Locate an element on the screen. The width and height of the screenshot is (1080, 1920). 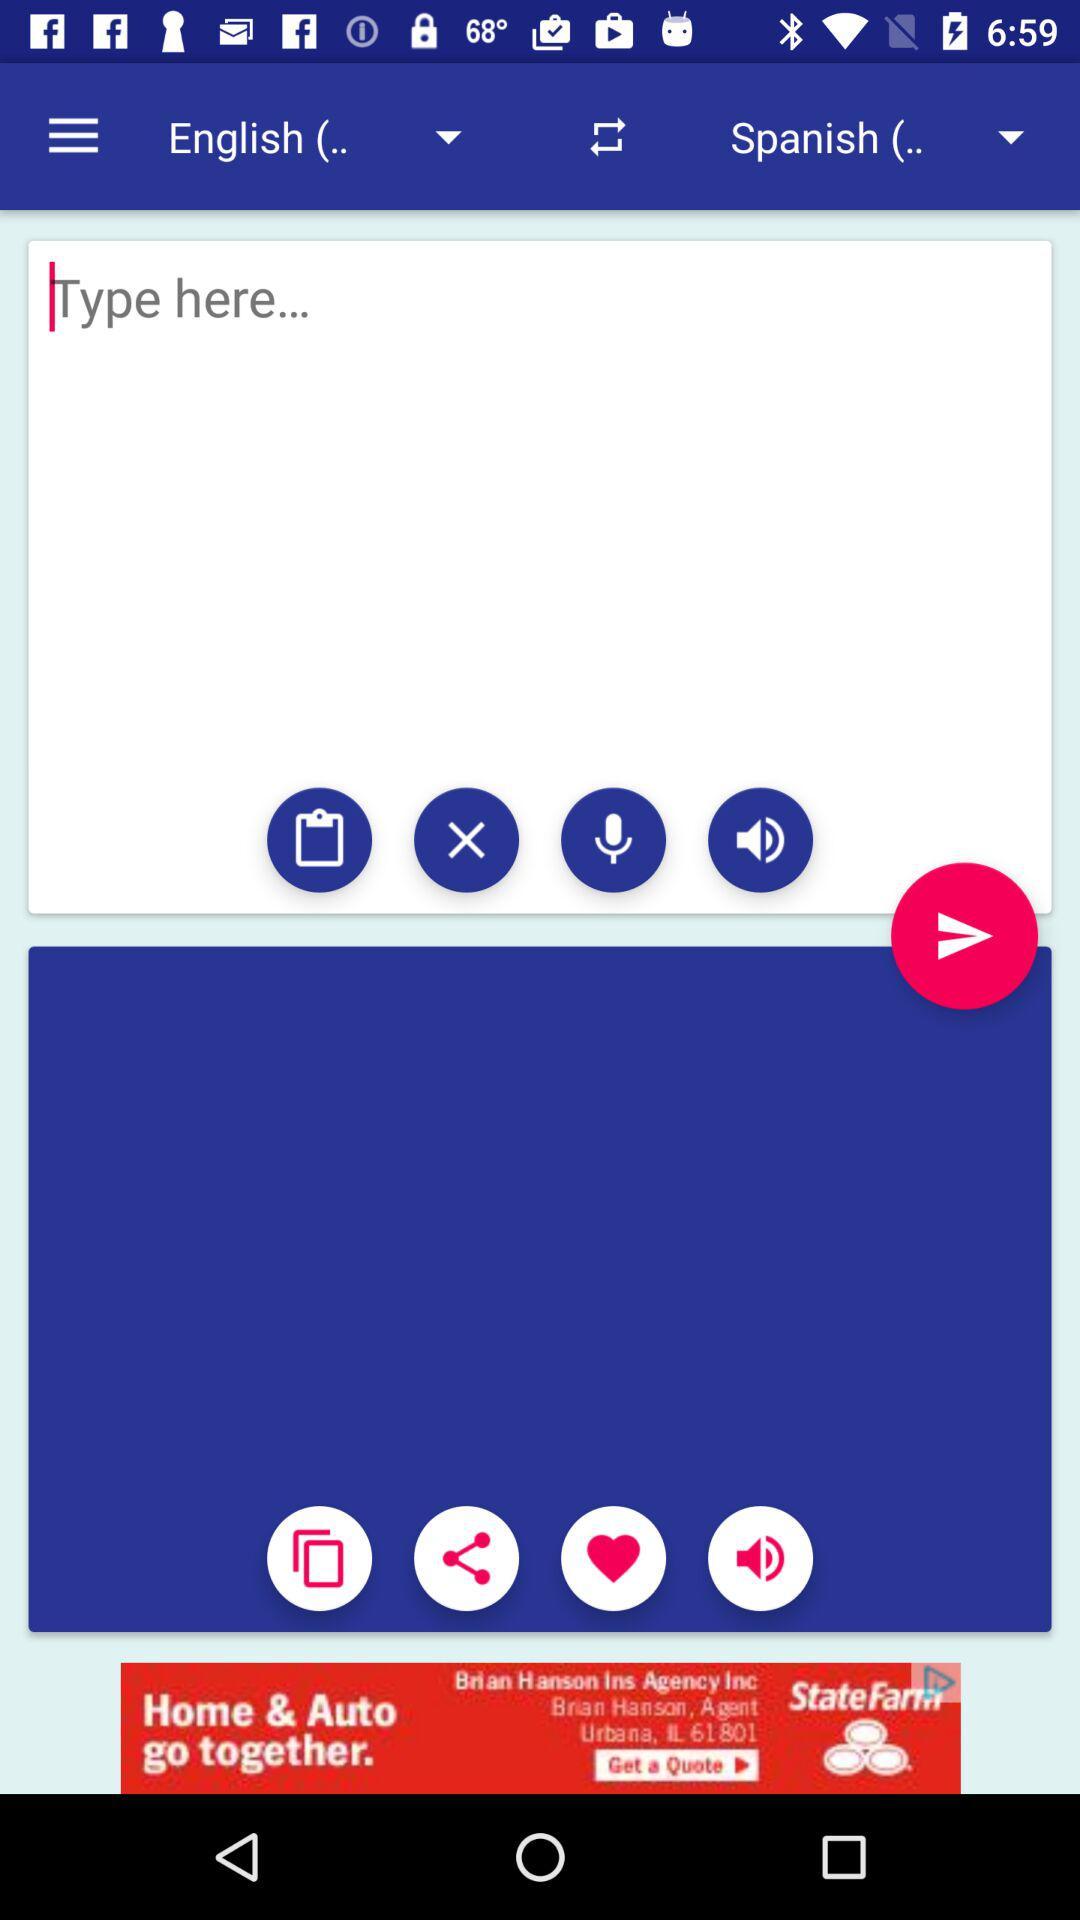
to searched list is located at coordinates (318, 840).